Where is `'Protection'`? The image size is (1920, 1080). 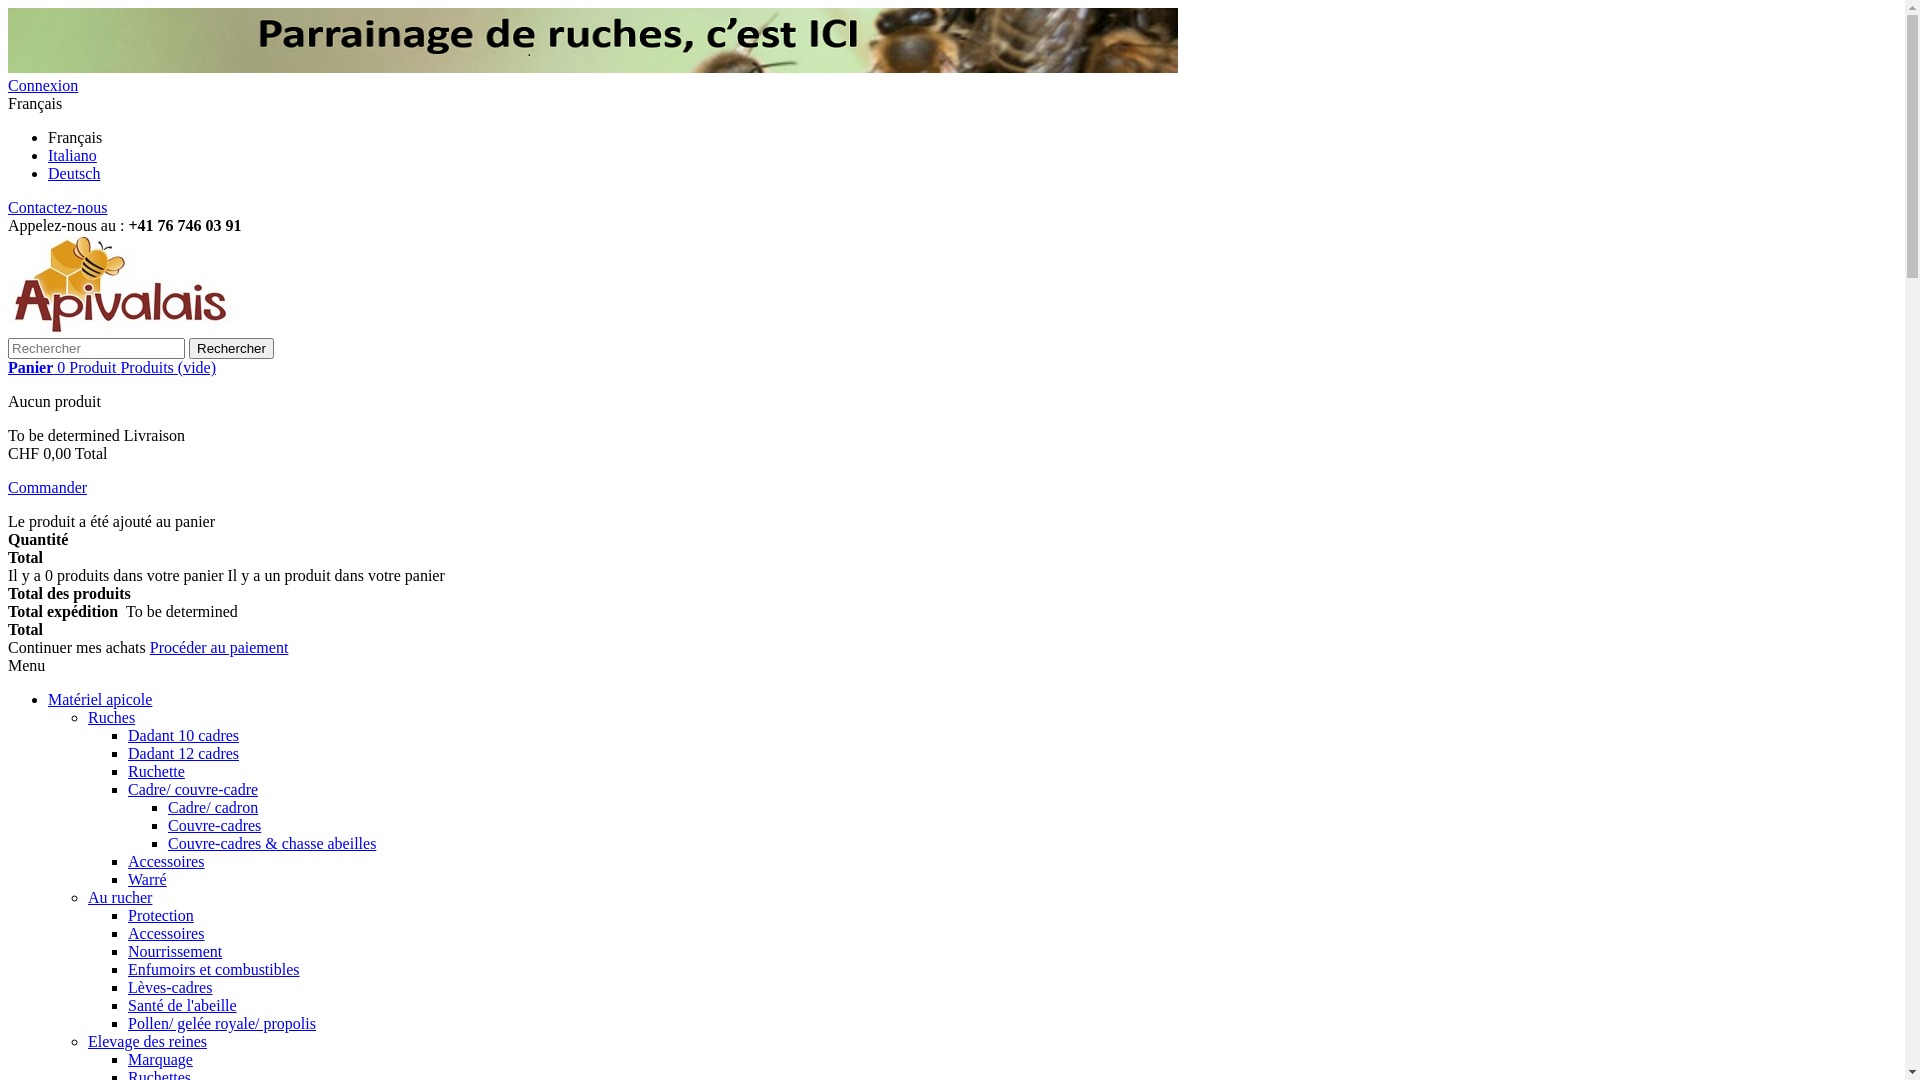
'Protection' is located at coordinates (127, 915).